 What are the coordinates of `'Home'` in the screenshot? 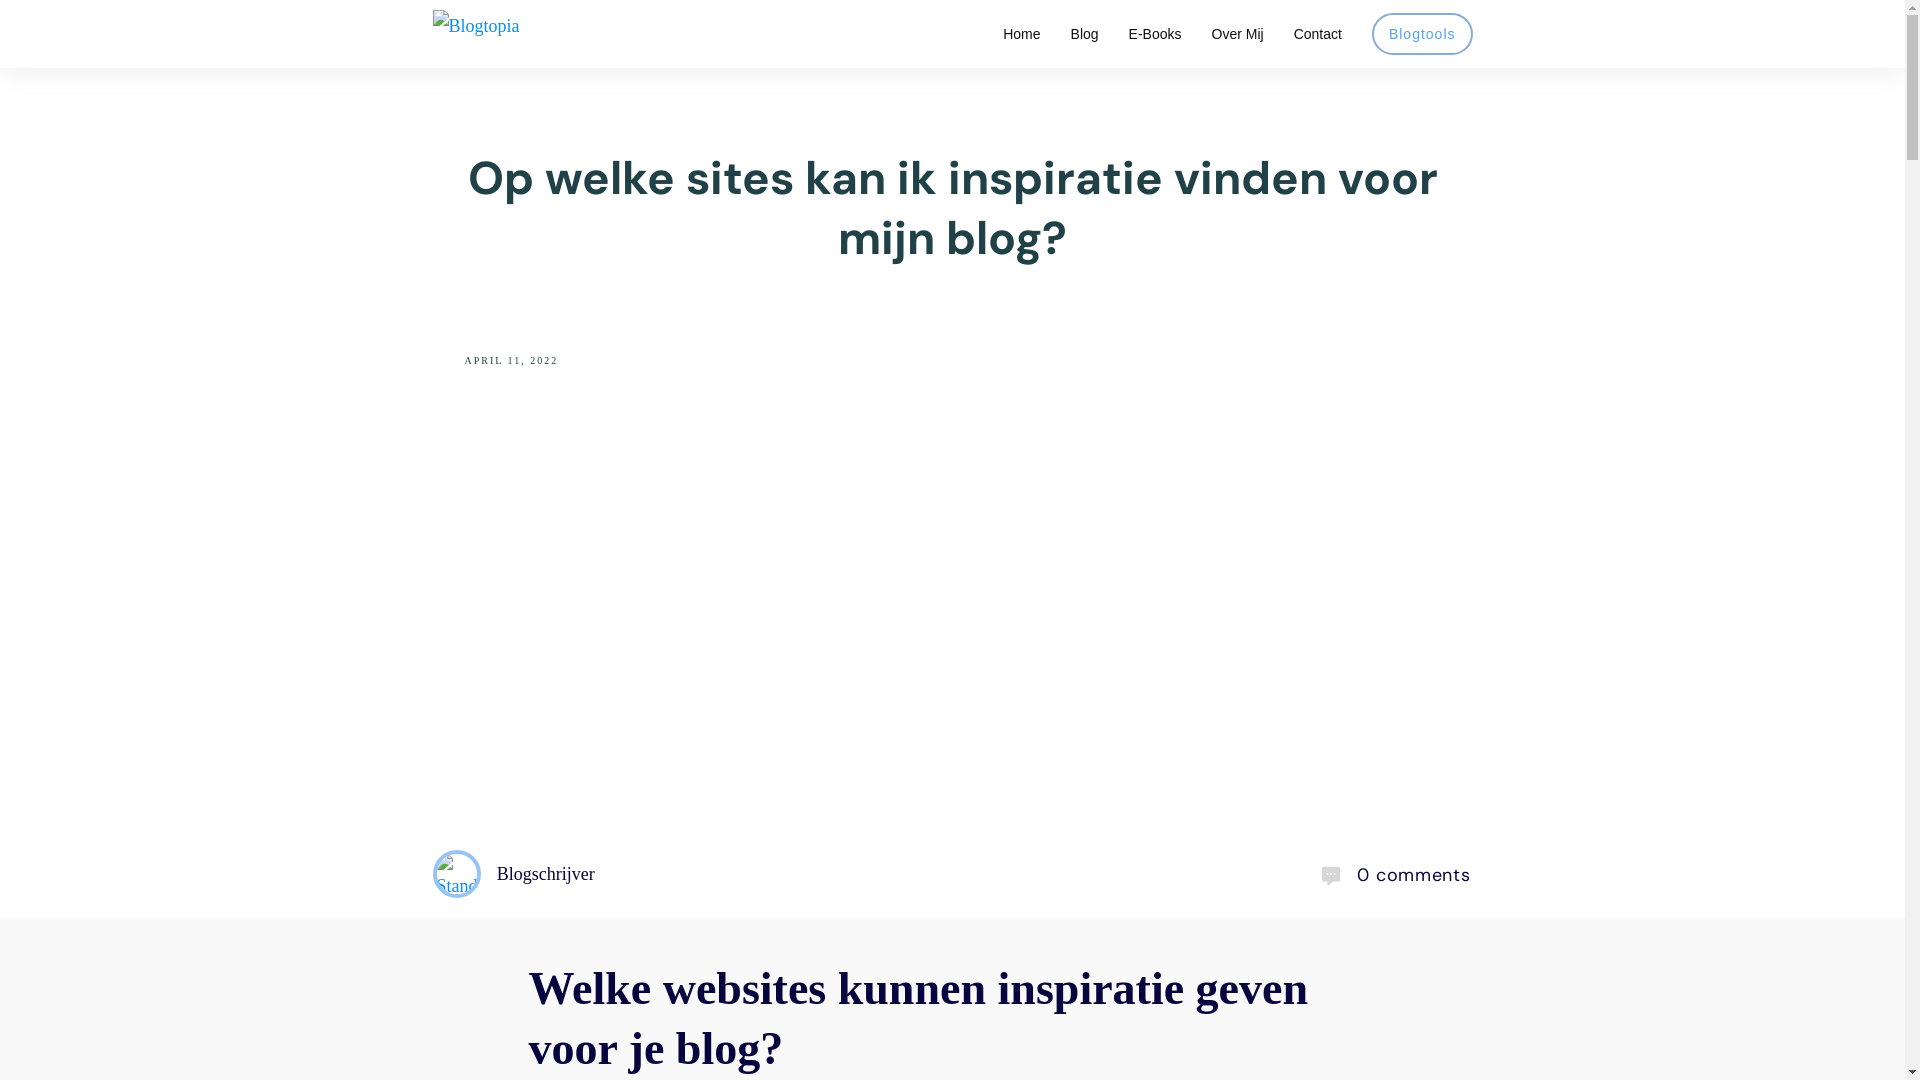 It's located at (1021, 34).